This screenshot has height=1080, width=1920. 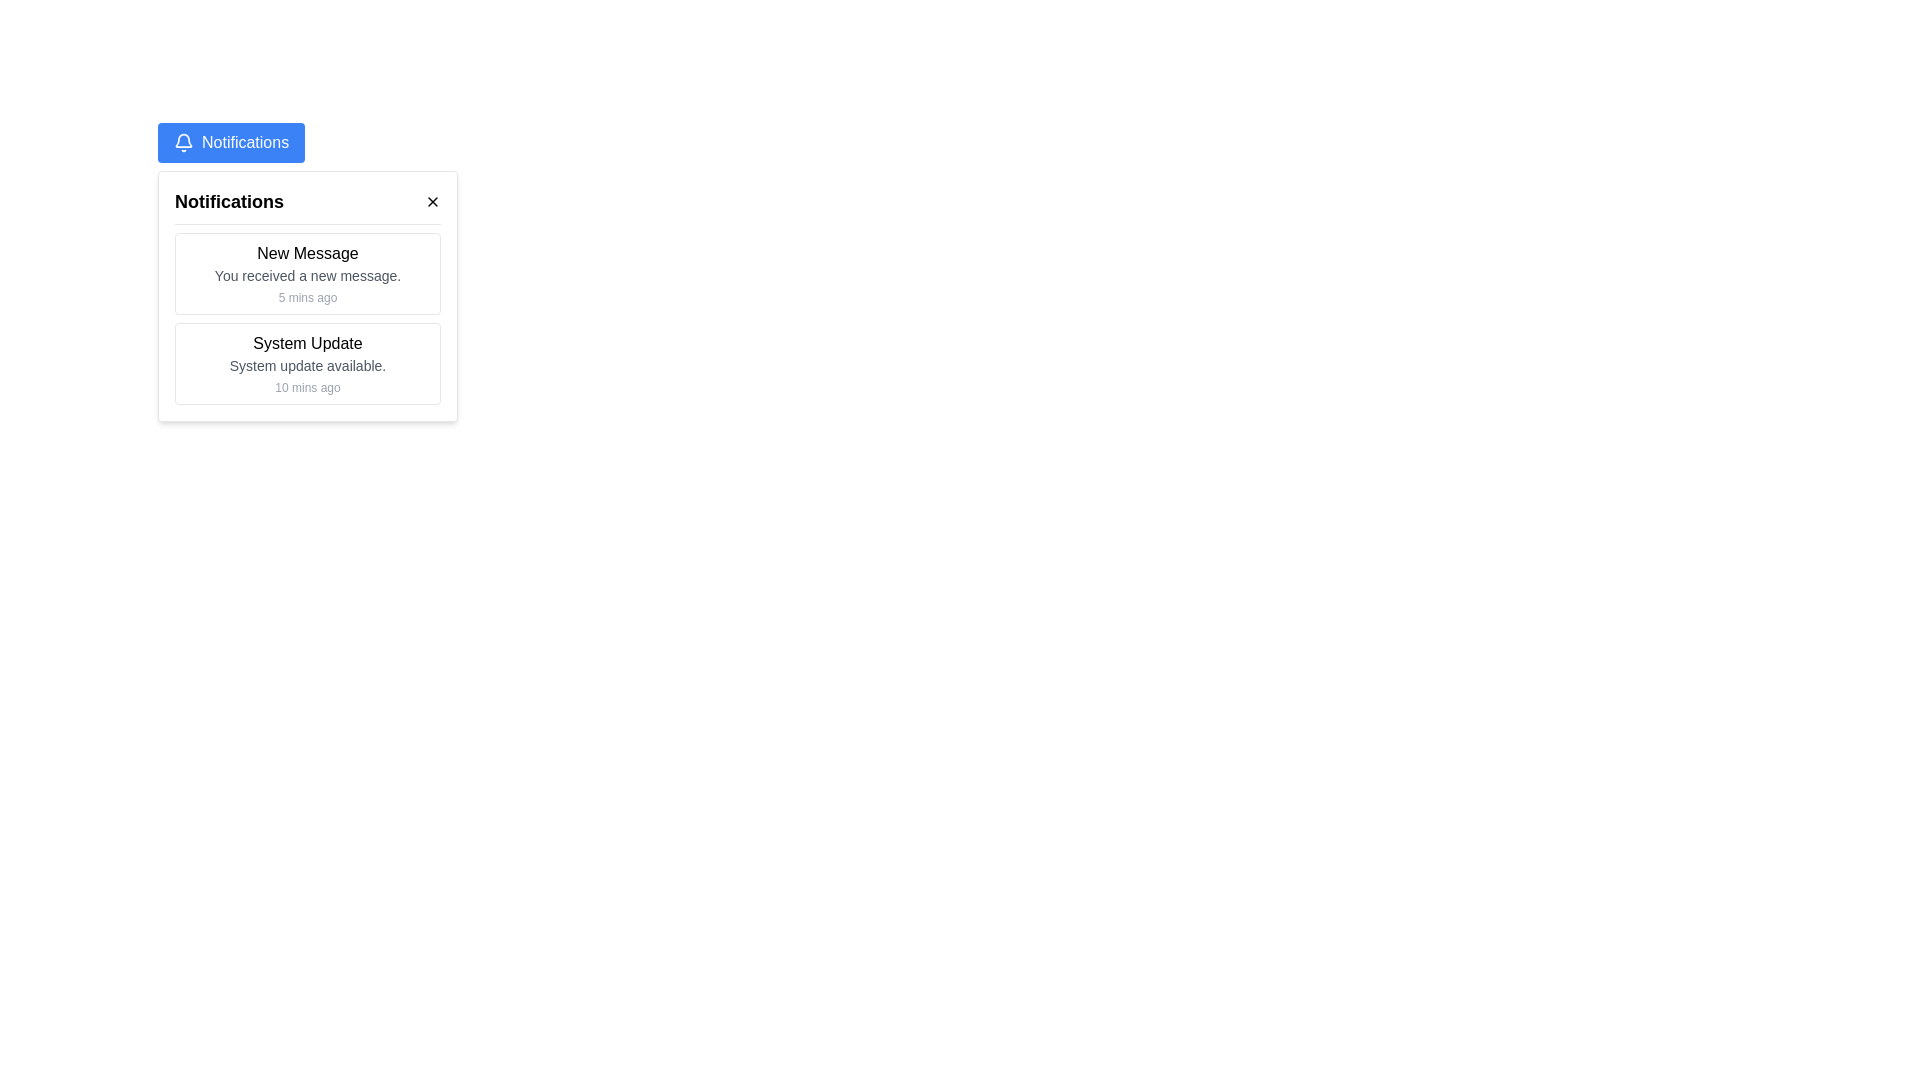 What do you see at coordinates (306, 342) in the screenshot?
I see `the title of the notification entry indicating a software or system-related update, located in the middle section of the Notifications dropdown` at bounding box center [306, 342].